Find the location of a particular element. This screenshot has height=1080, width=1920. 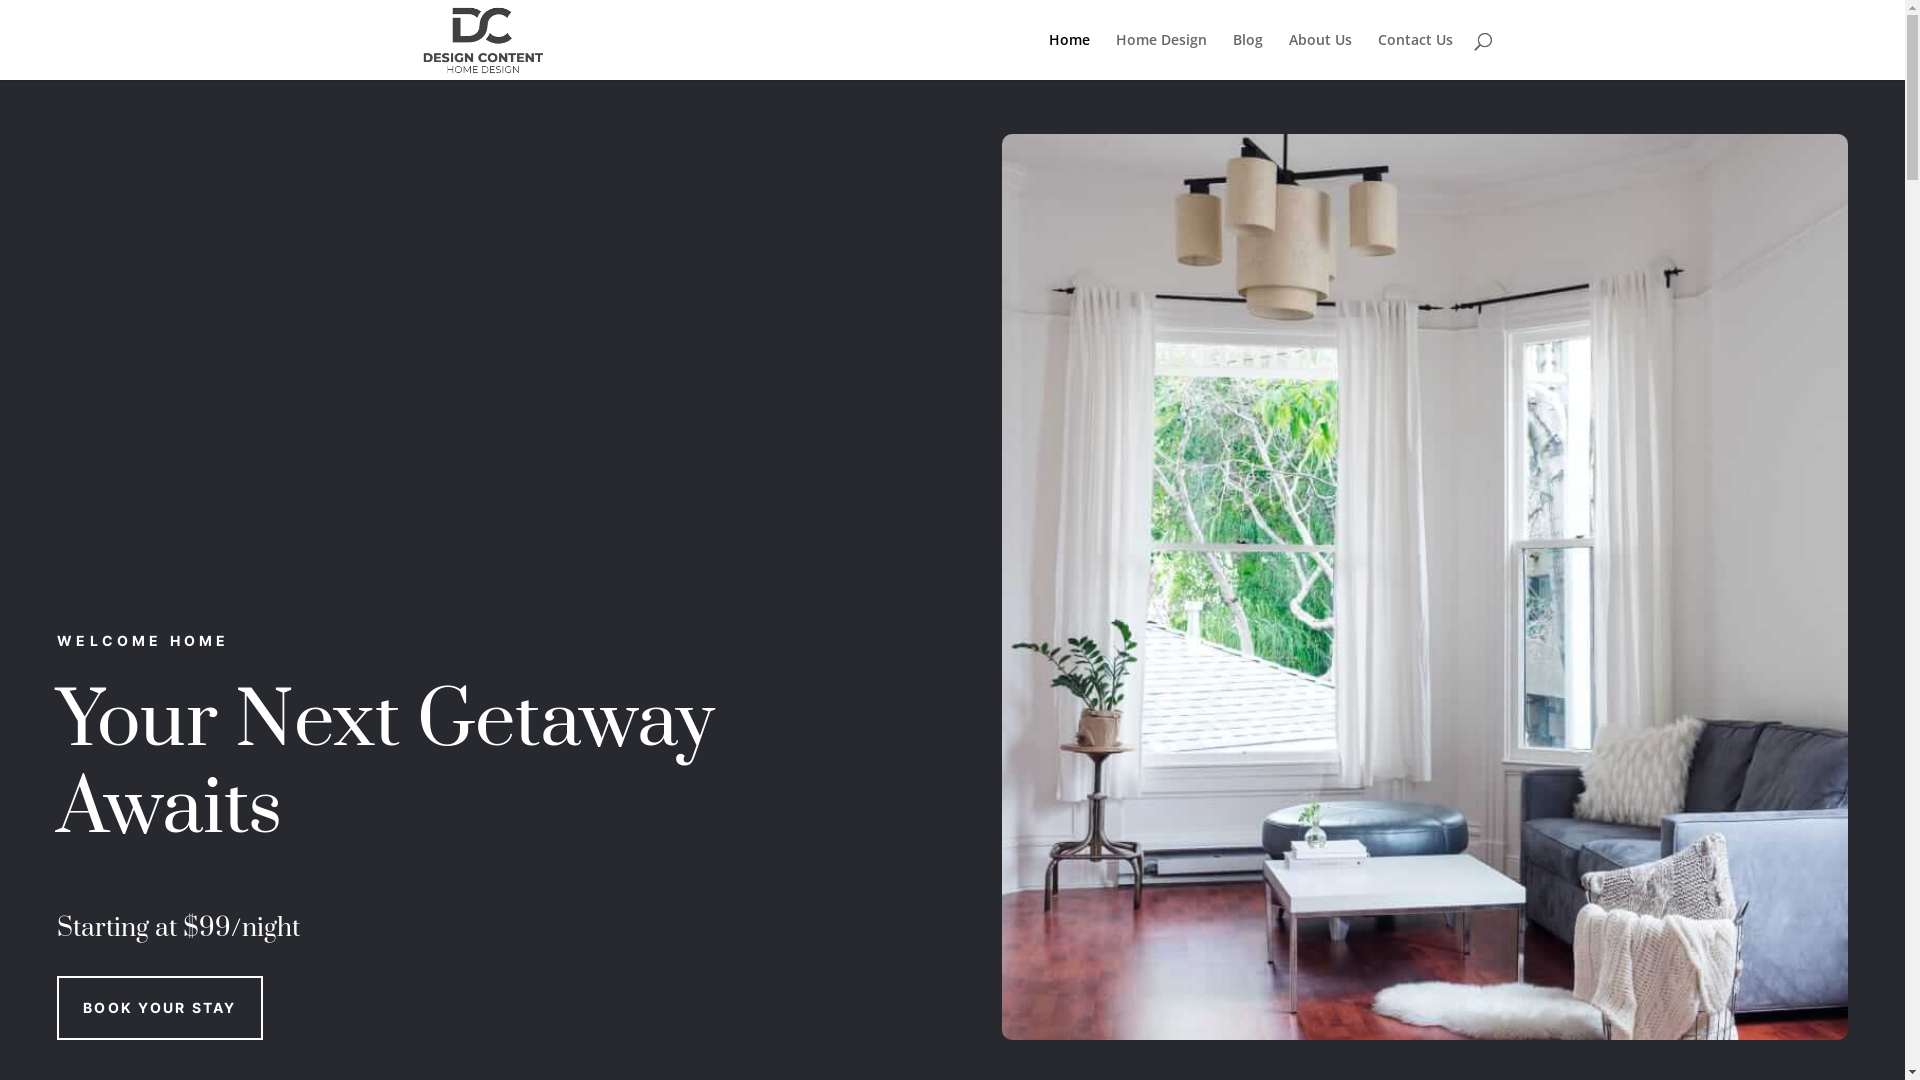

'Home Design' is located at coordinates (1161, 55).